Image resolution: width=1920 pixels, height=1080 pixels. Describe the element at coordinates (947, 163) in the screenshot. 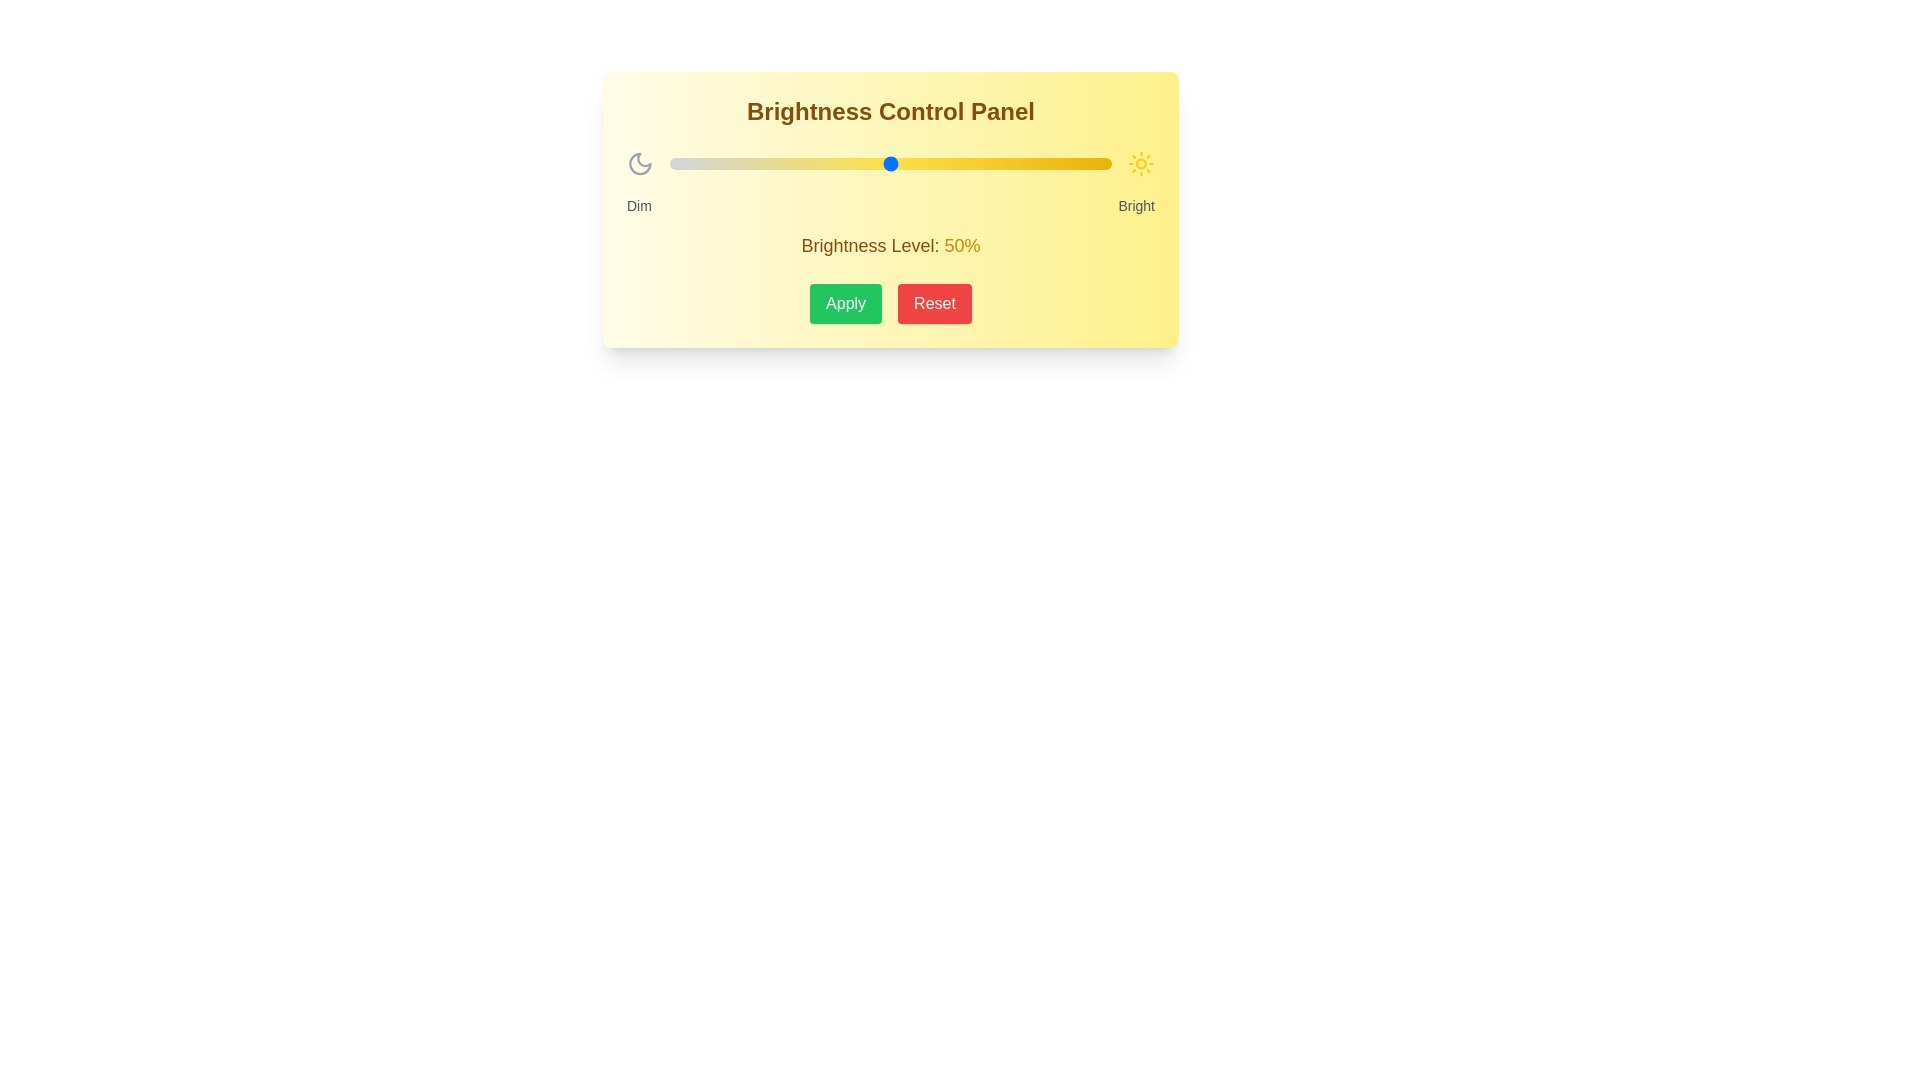

I see `the brightness slider to 63%` at that location.